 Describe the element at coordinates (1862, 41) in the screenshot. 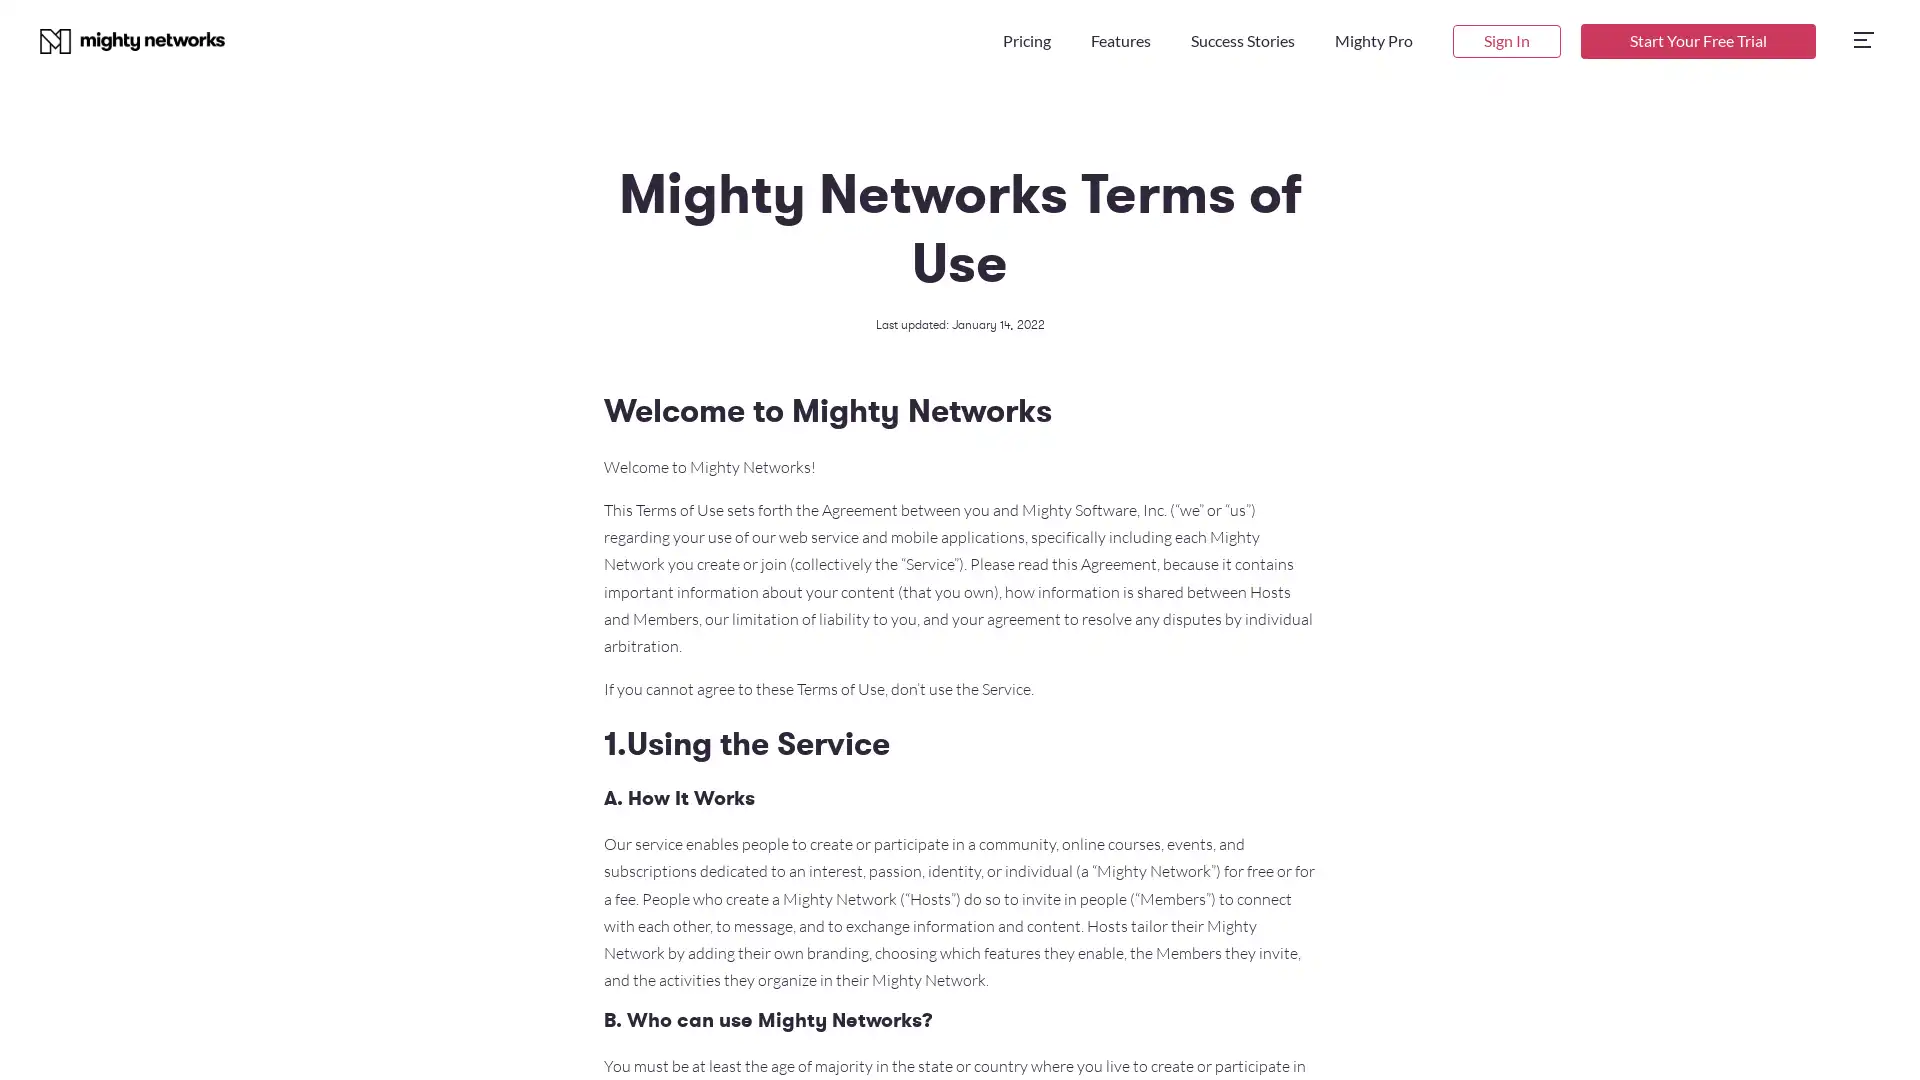

I see `open side menu` at that location.